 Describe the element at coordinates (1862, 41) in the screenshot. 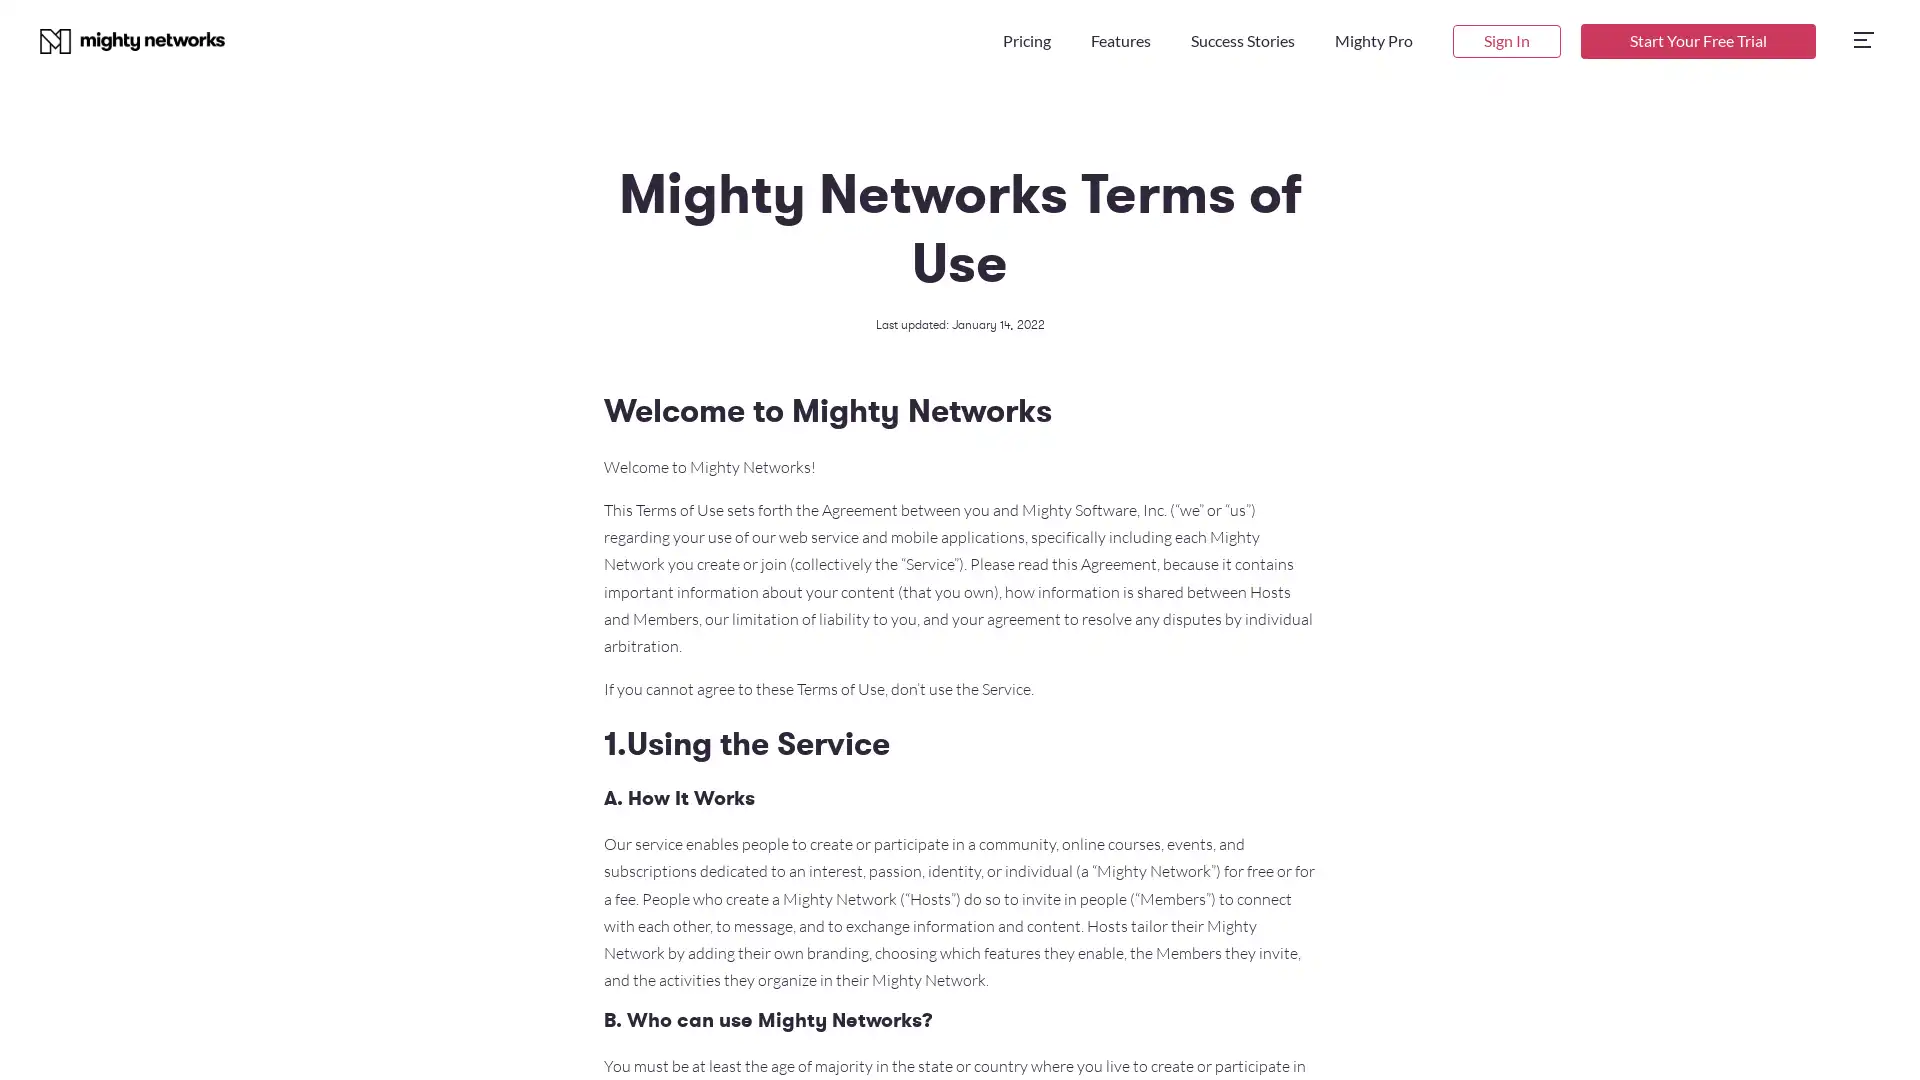

I see `open side menu` at that location.